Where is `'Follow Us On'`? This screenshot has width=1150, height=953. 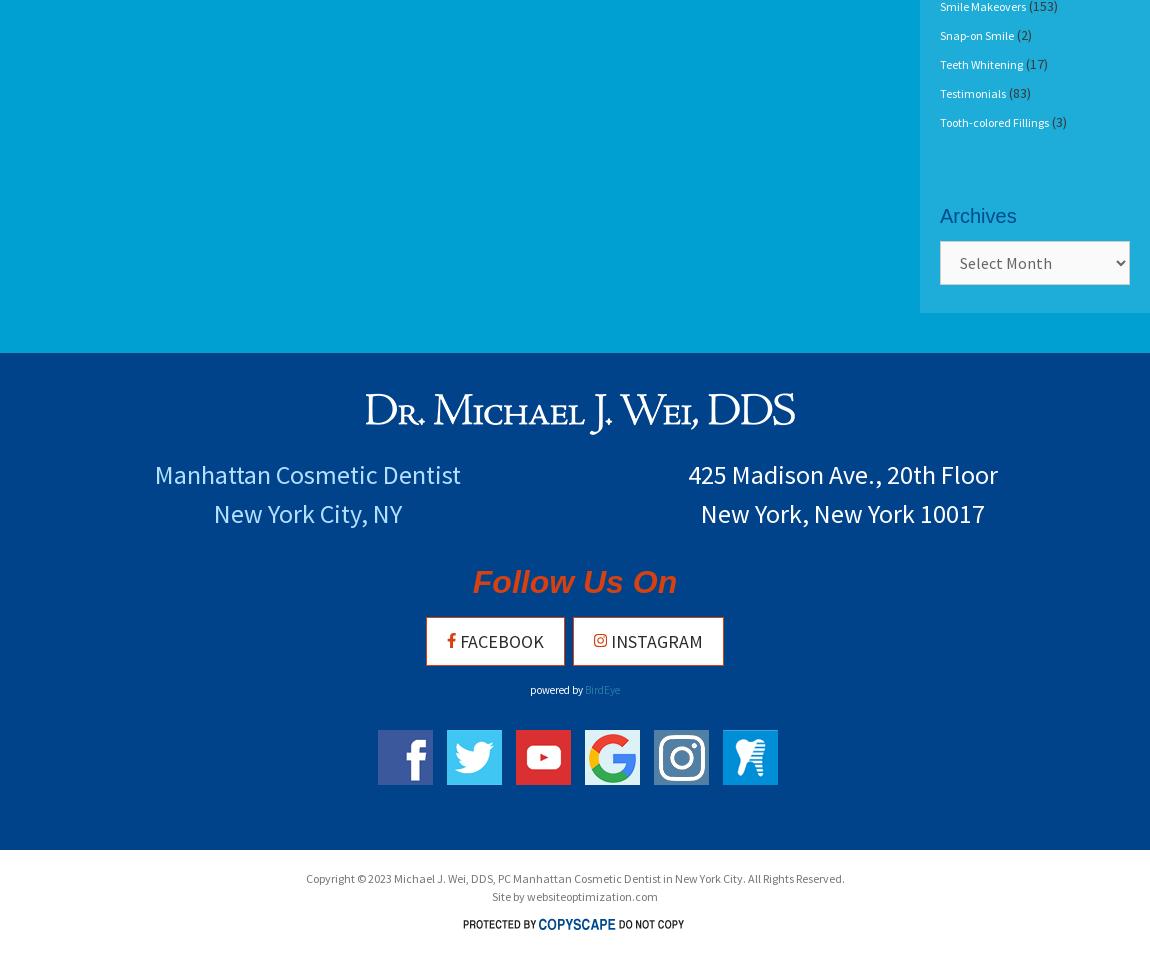
'Follow Us On' is located at coordinates (574, 581).